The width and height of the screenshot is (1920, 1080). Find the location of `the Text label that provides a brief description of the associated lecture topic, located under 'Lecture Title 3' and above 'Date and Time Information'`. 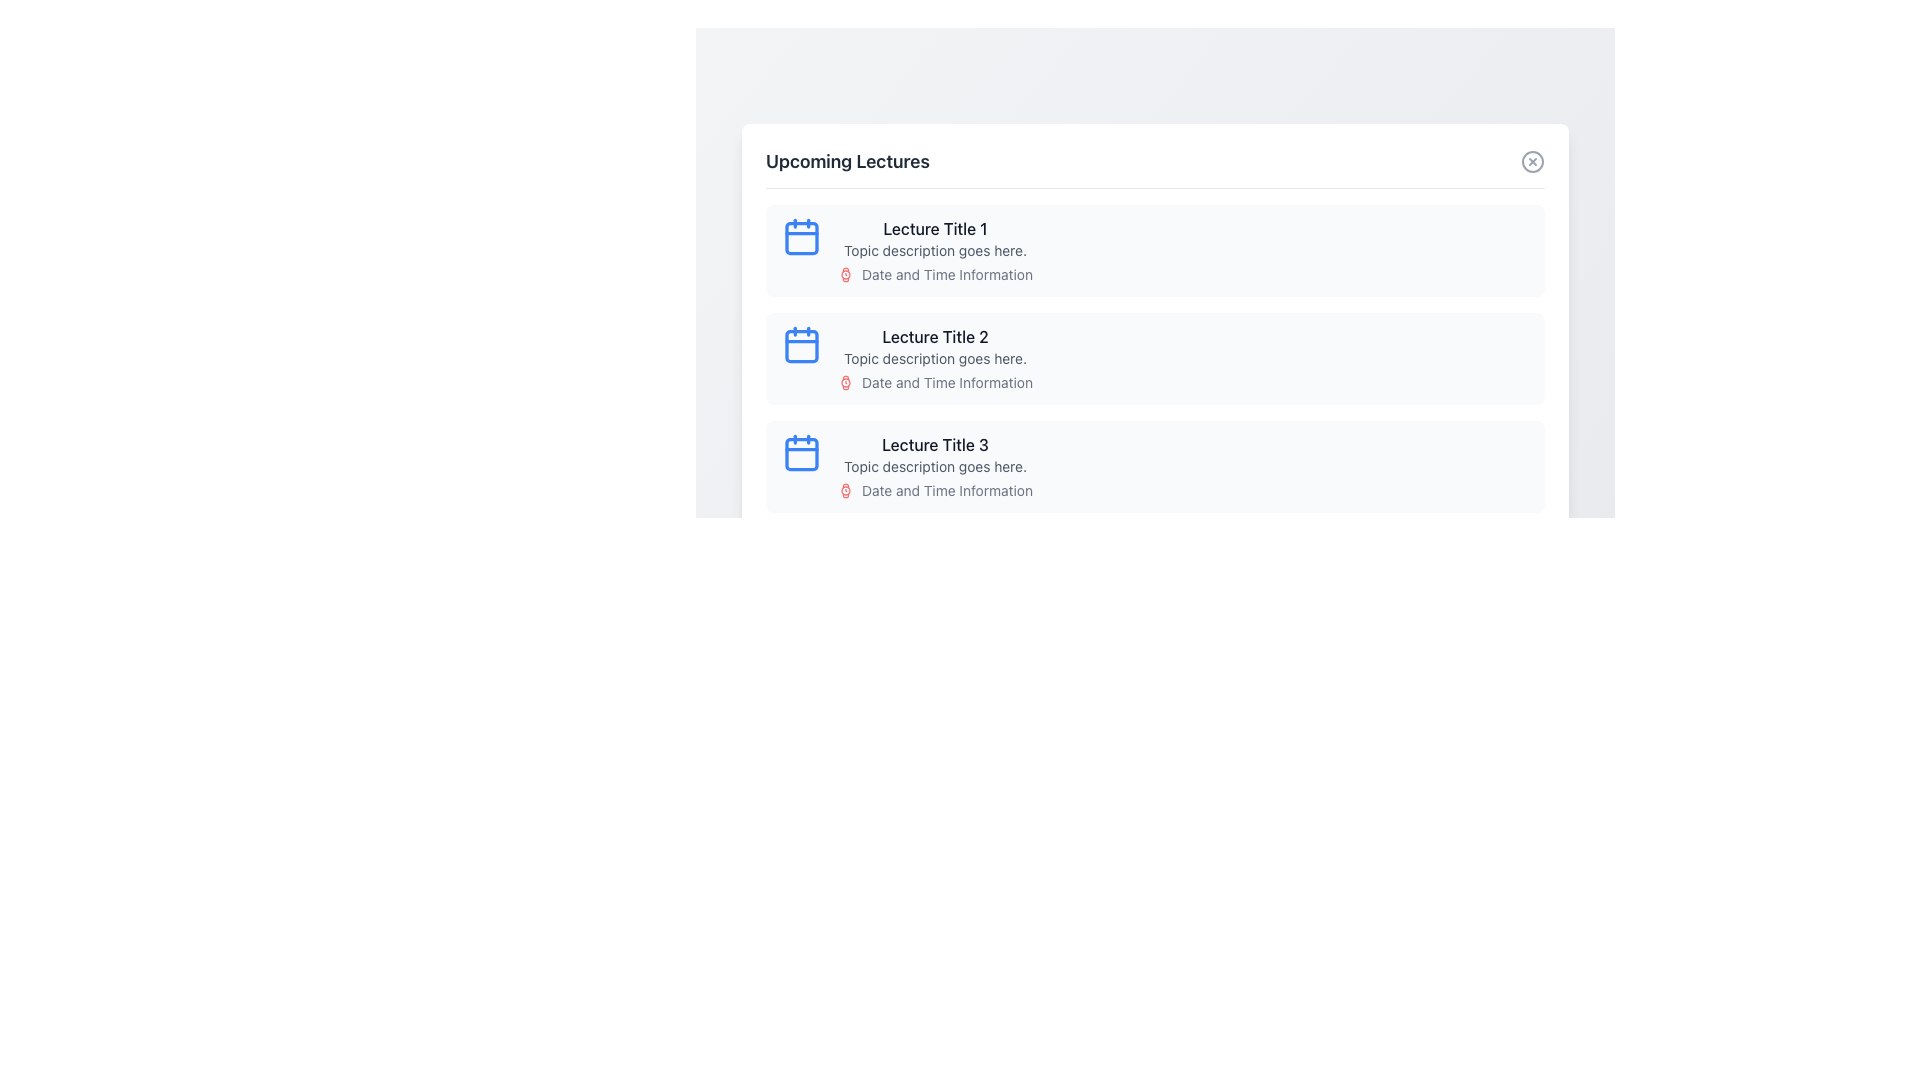

the Text label that provides a brief description of the associated lecture topic, located under 'Lecture Title 3' and above 'Date and Time Information' is located at coordinates (934, 466).